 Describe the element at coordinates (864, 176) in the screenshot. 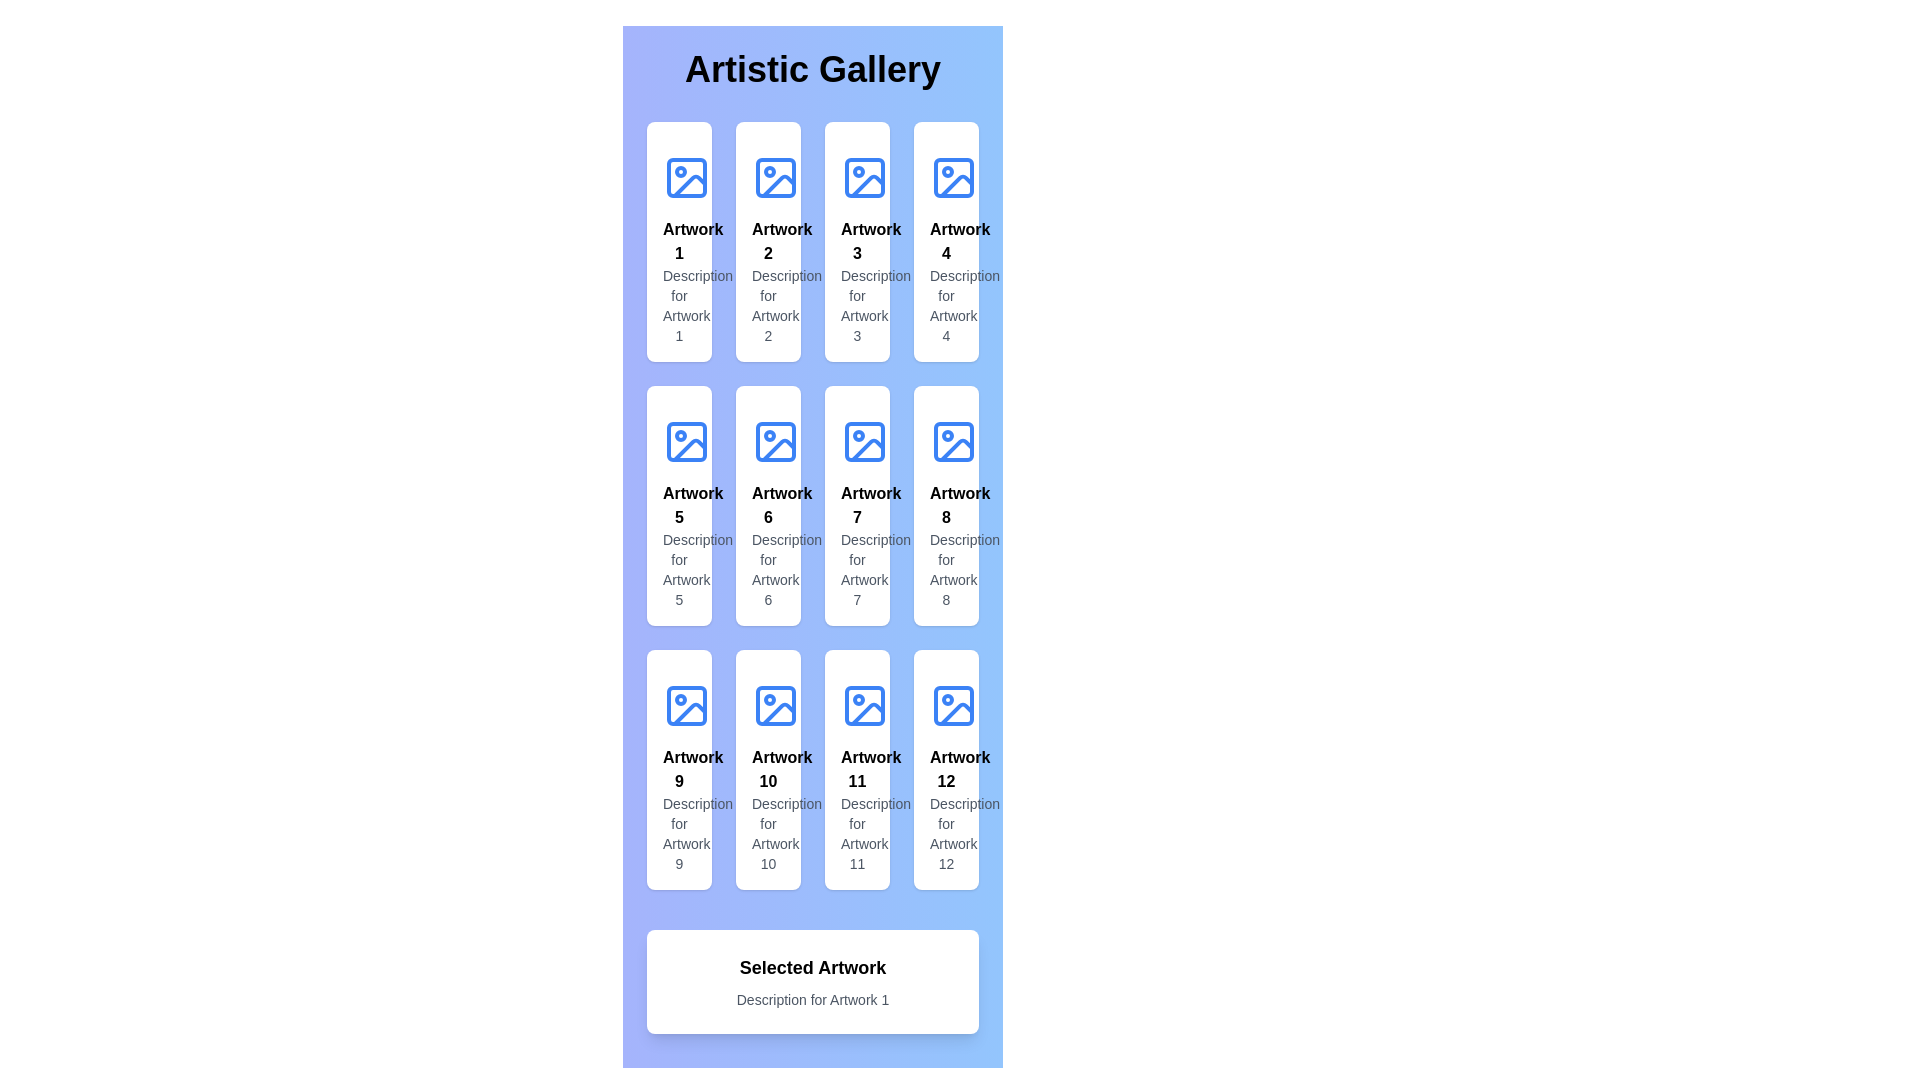

I see `the Icon component that is part of the third image icon in the first row of the gallery layout, which serves as a decorative part of an SVG image indicating detail` at that location.